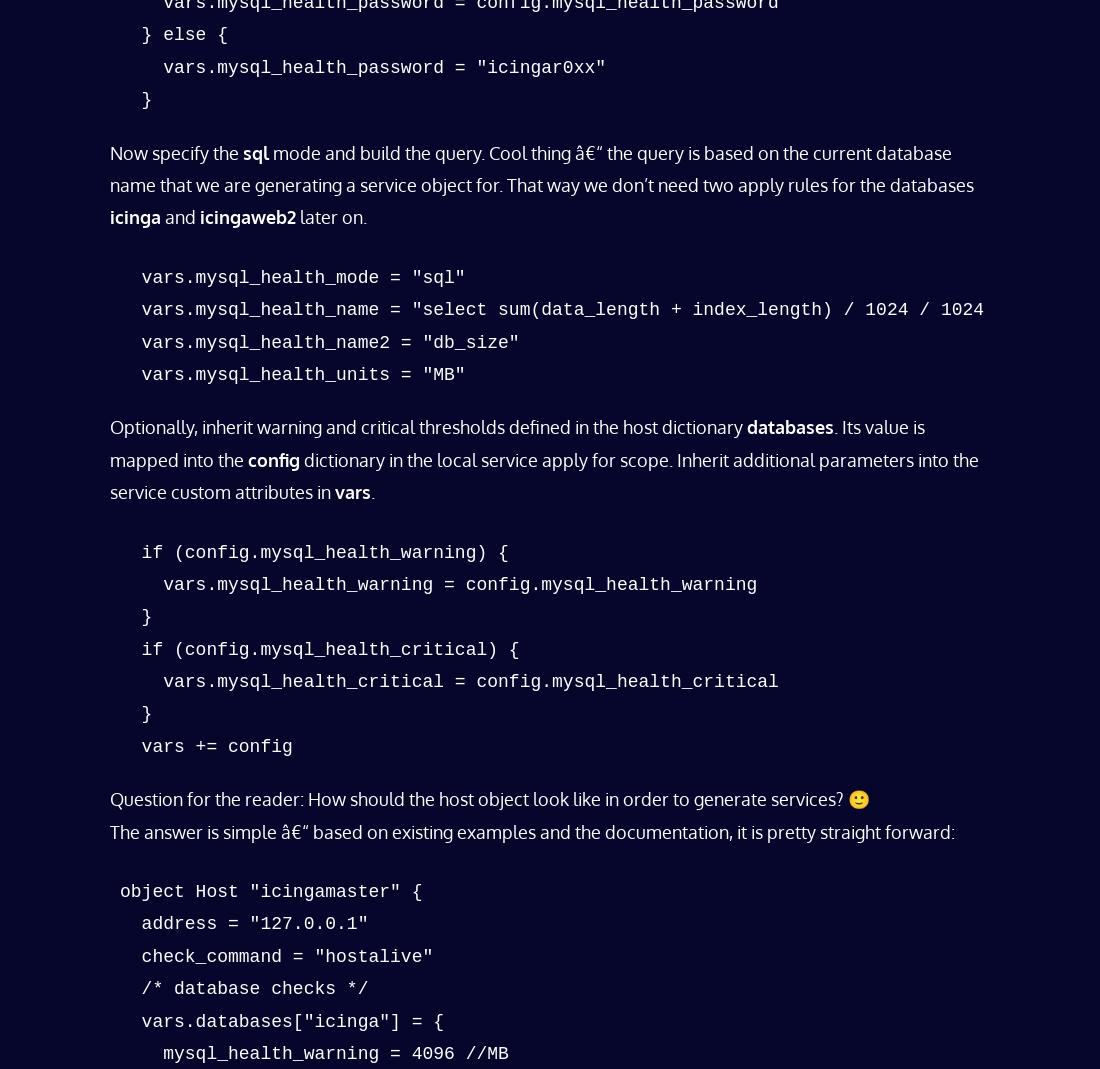  I want to click on 'Optionally, inherit warning and critical thresholds defined in the host dictionary', so click(427, 426).